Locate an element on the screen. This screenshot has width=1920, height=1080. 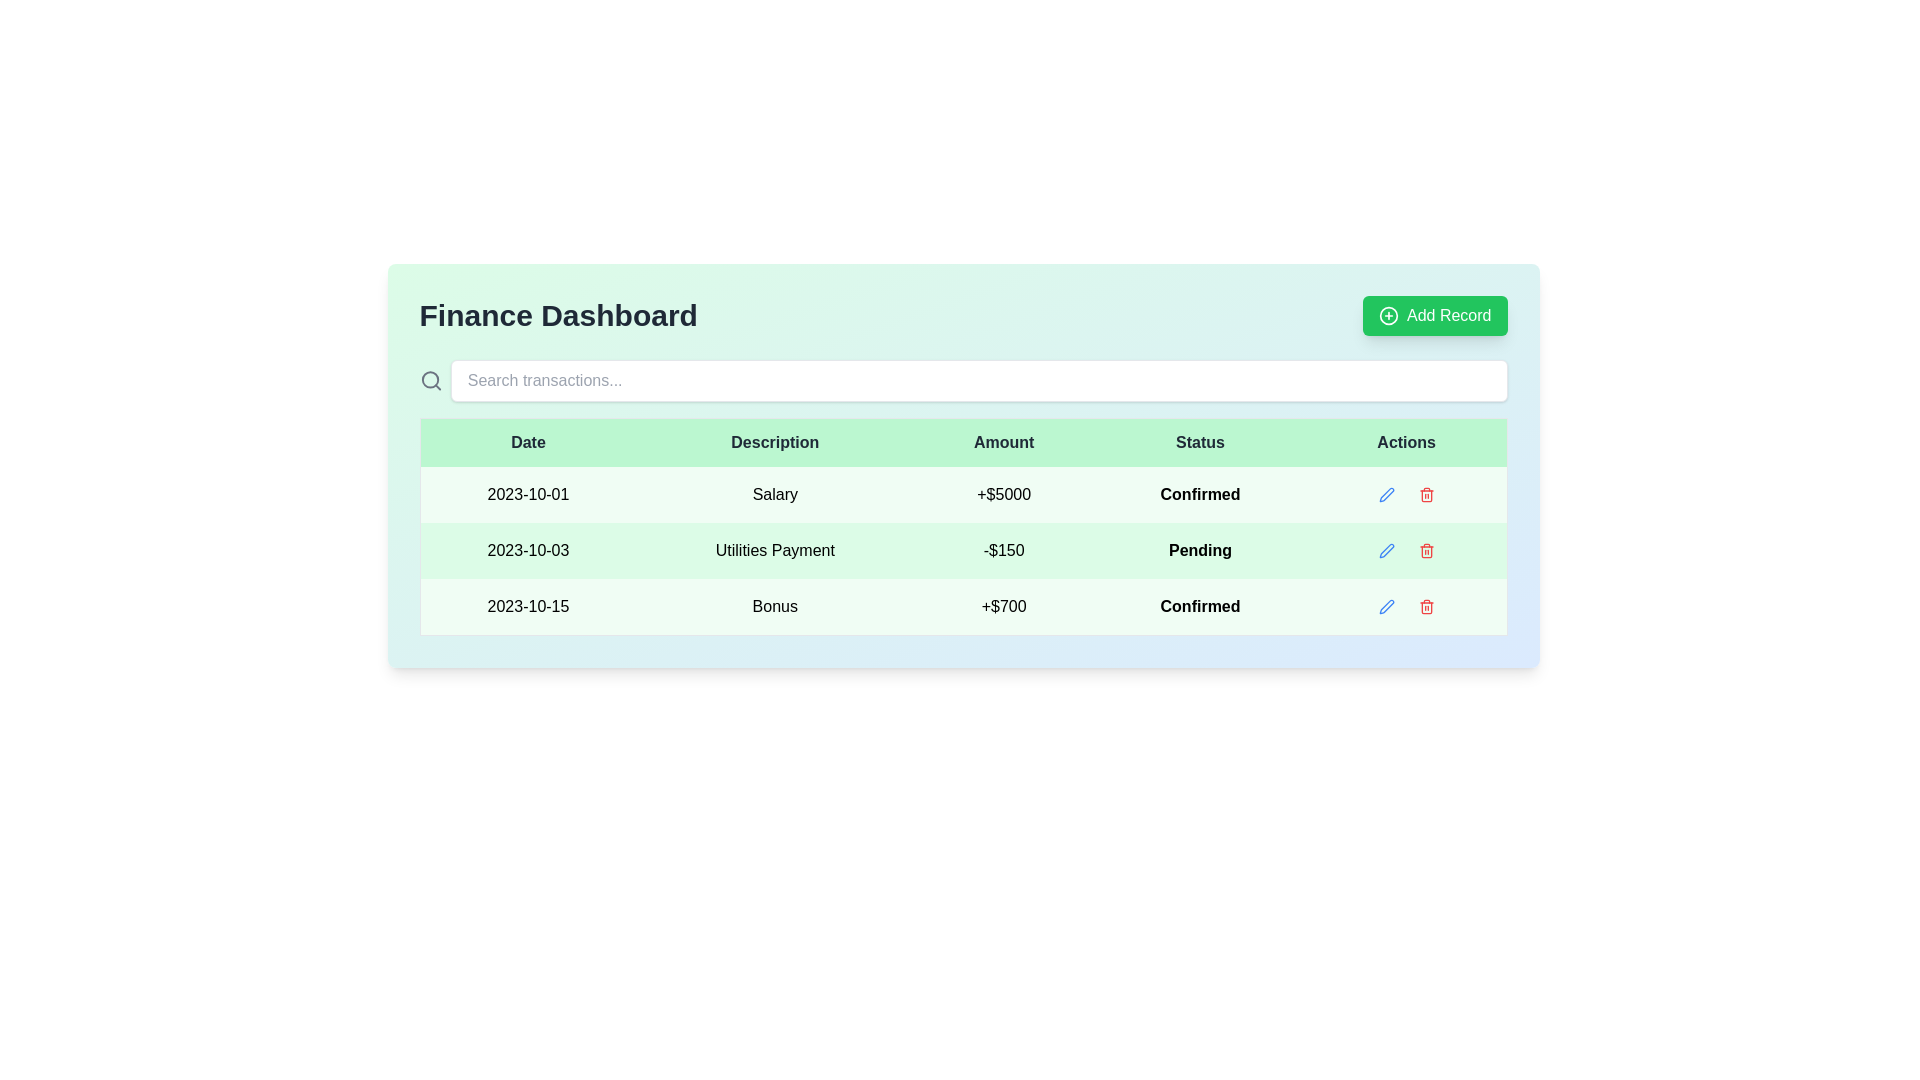
the trash icon element located in the rightmost column under the 'Actions' heading in the third row of the table is located at coordinates (1425, 607).